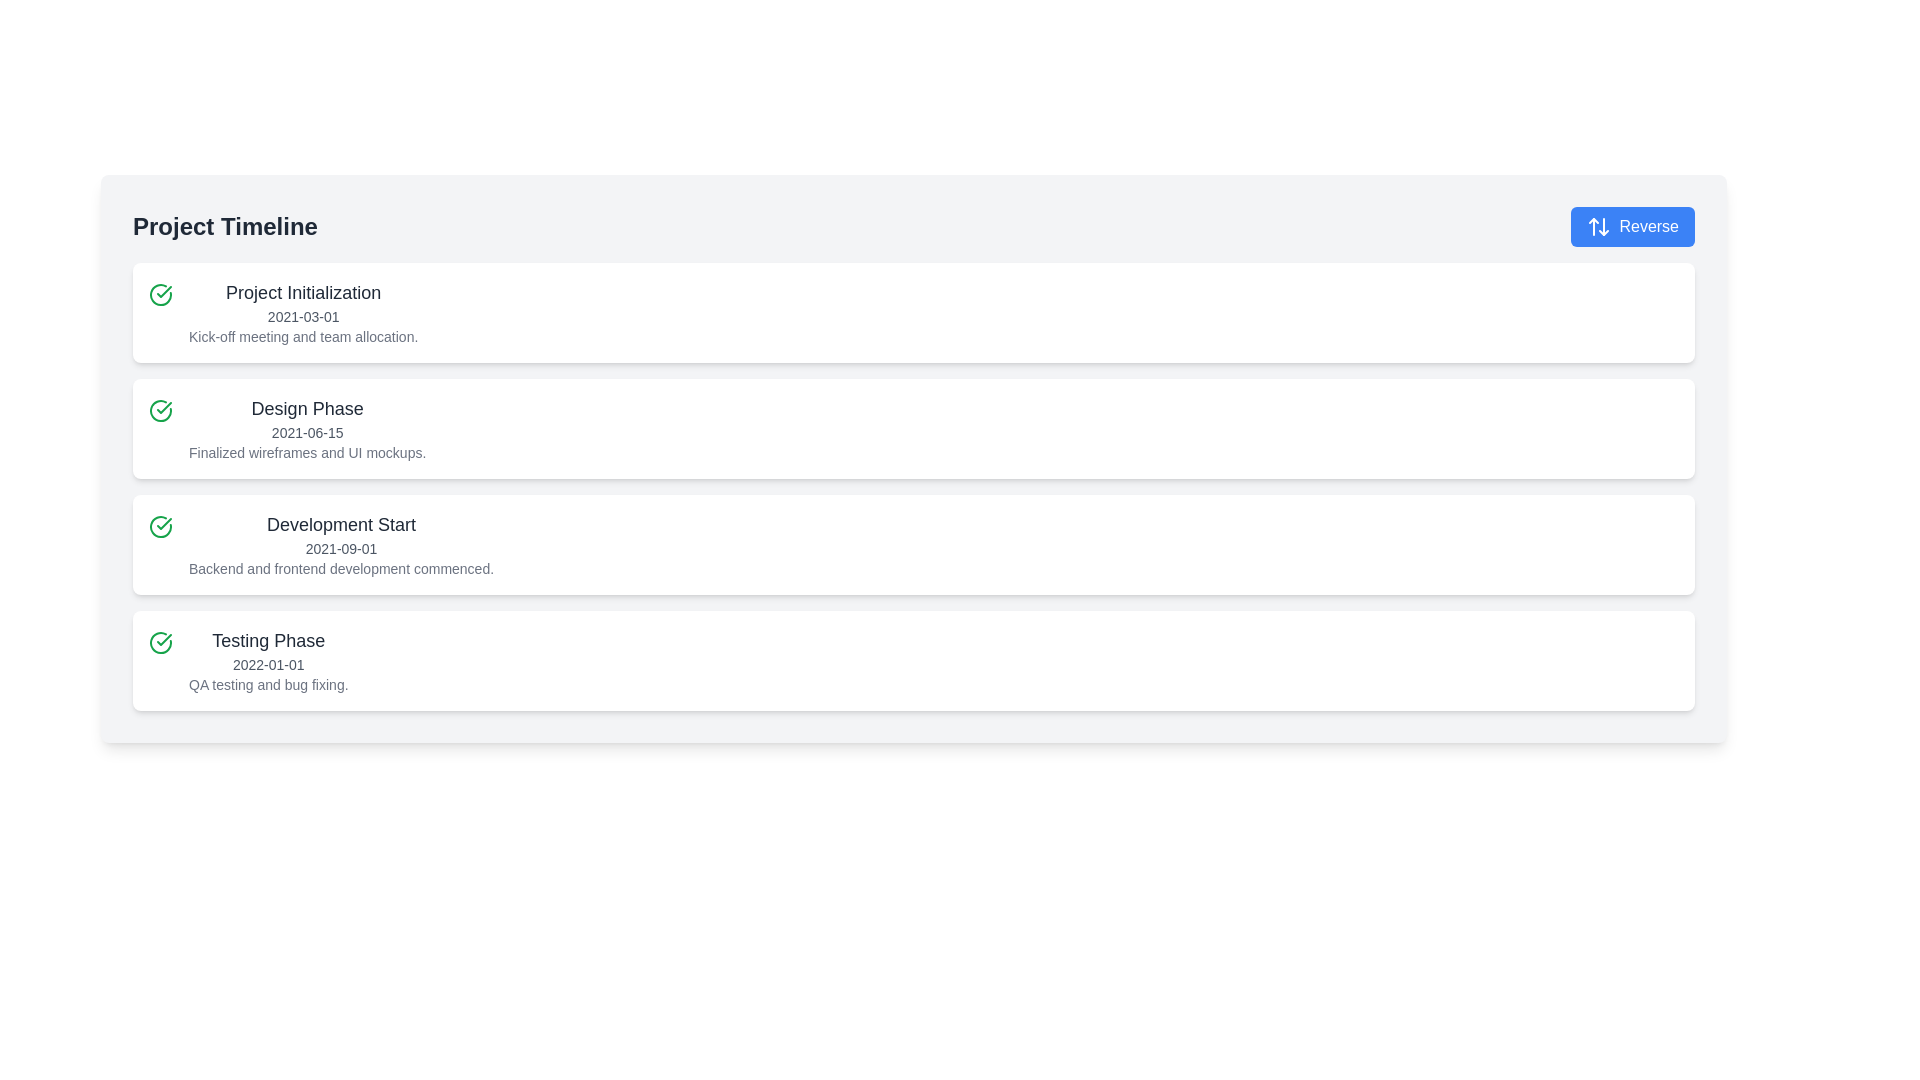 Image resolution: width=1920 pixels, height=1080 pixels. I want to click on the third text label that describes the event 'Kick-off meeting and team allocation' located in the timeline above other phases, so click(302, 335).